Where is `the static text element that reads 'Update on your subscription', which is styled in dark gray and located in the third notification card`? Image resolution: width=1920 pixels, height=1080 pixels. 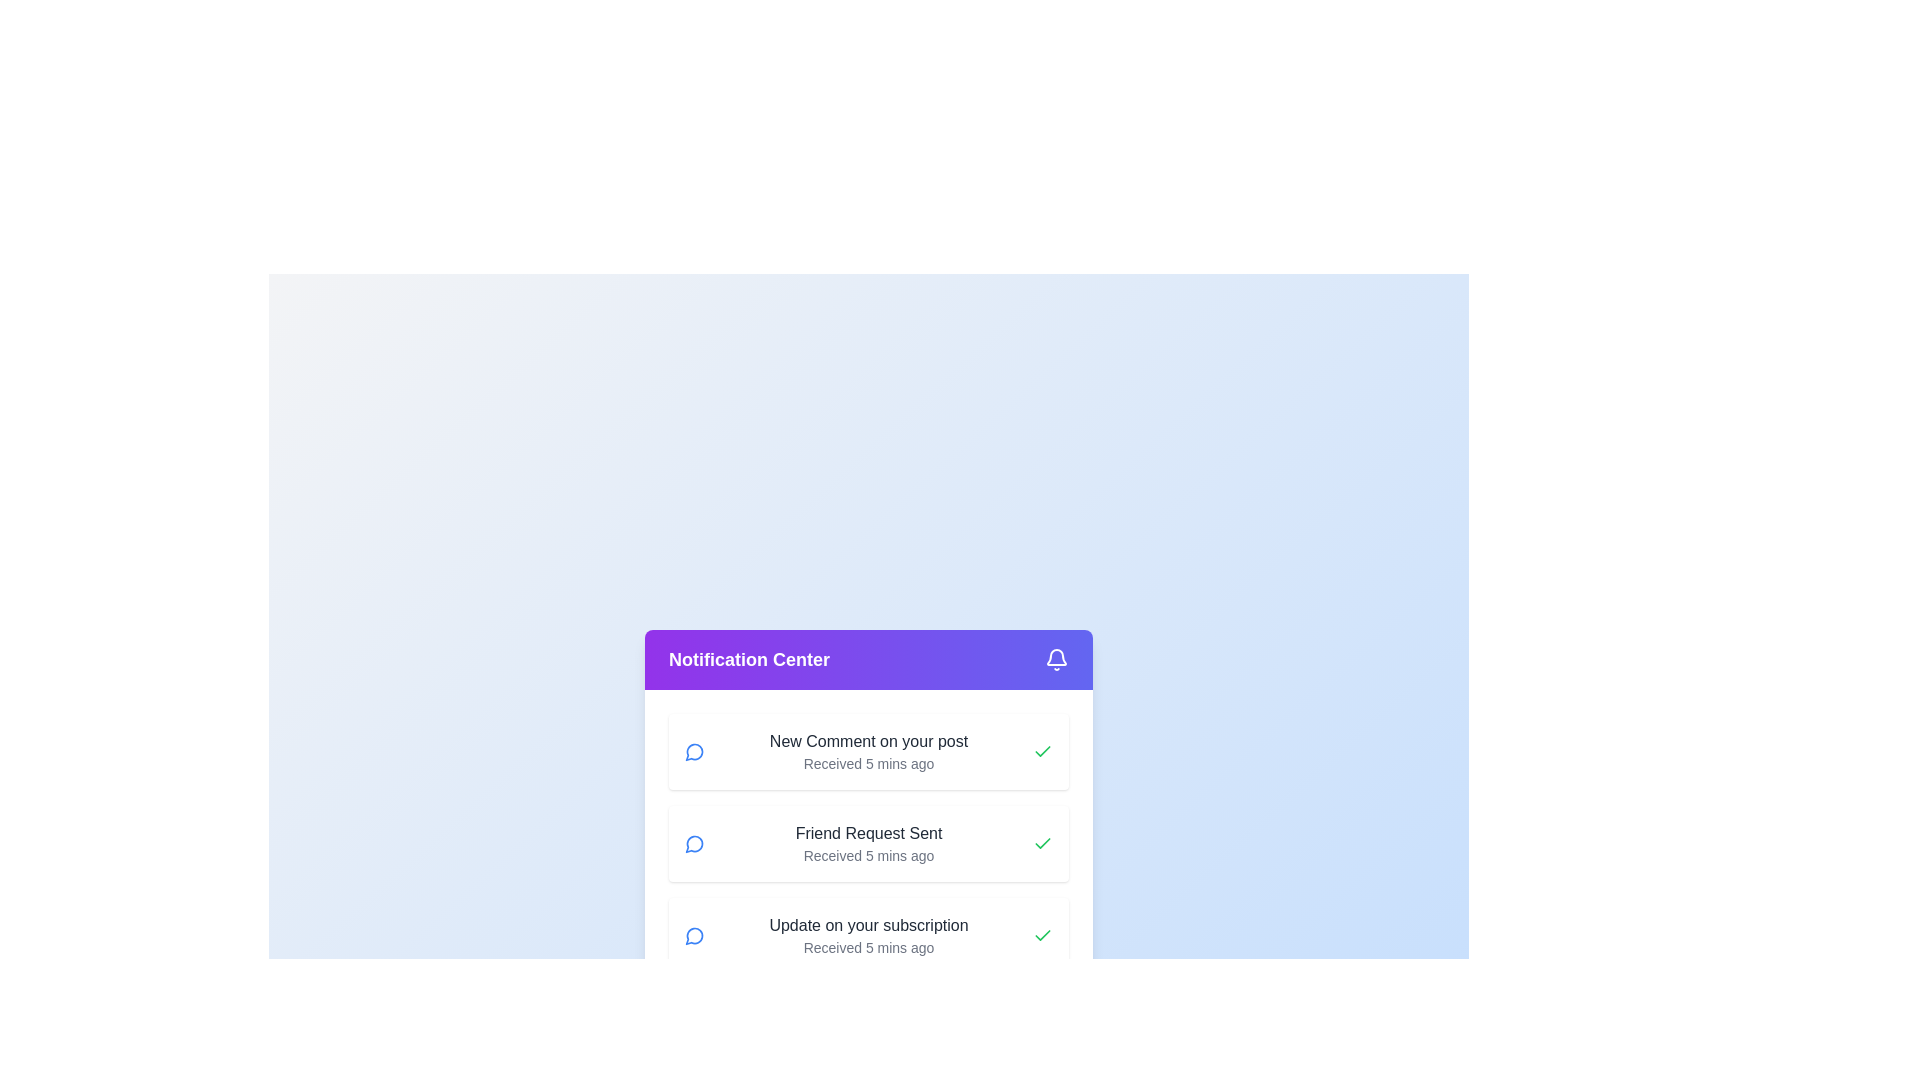 the static text element that reads 'Update on your subscription', which is styled in dark gray and located in the third notification card is located at coordinates (868, 925).